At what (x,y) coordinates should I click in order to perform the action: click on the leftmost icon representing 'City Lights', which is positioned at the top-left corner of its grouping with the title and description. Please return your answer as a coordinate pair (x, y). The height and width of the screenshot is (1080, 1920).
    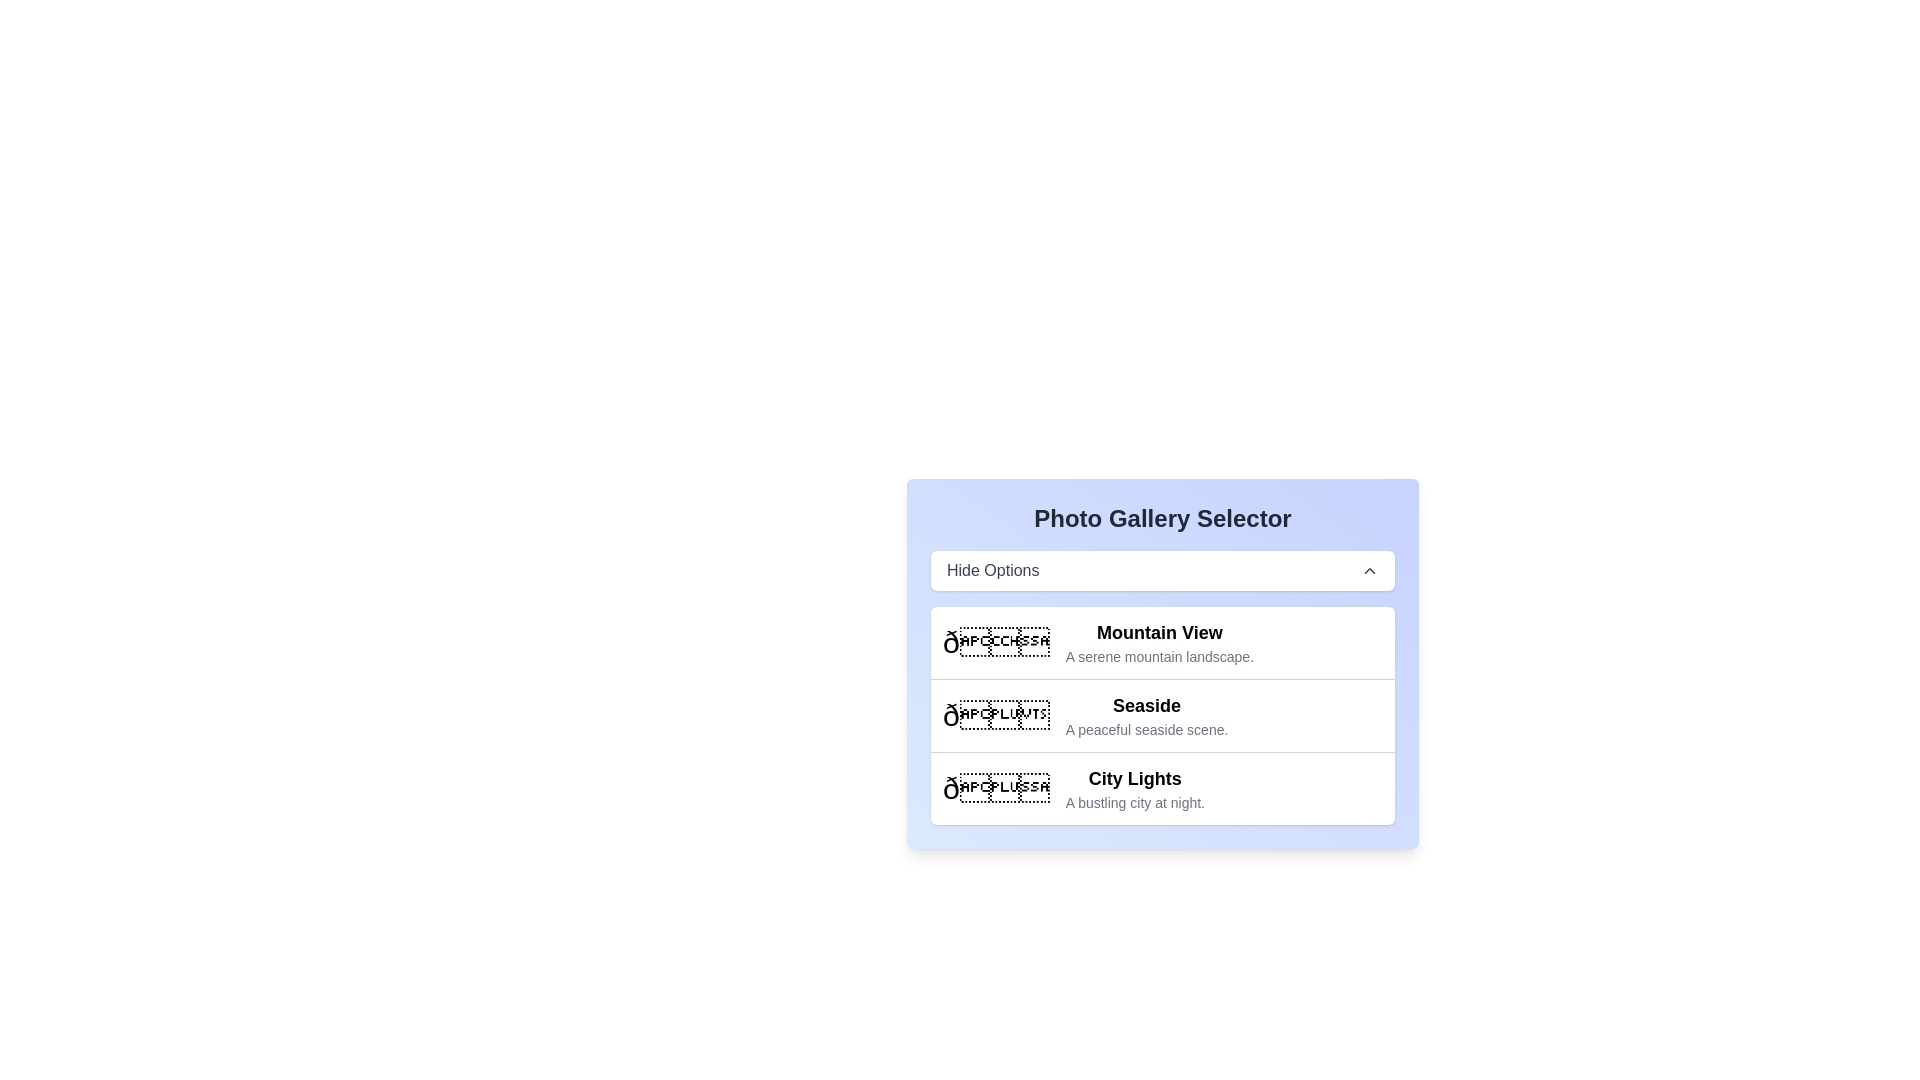
    Looking at the image, I should click on (996, 788).